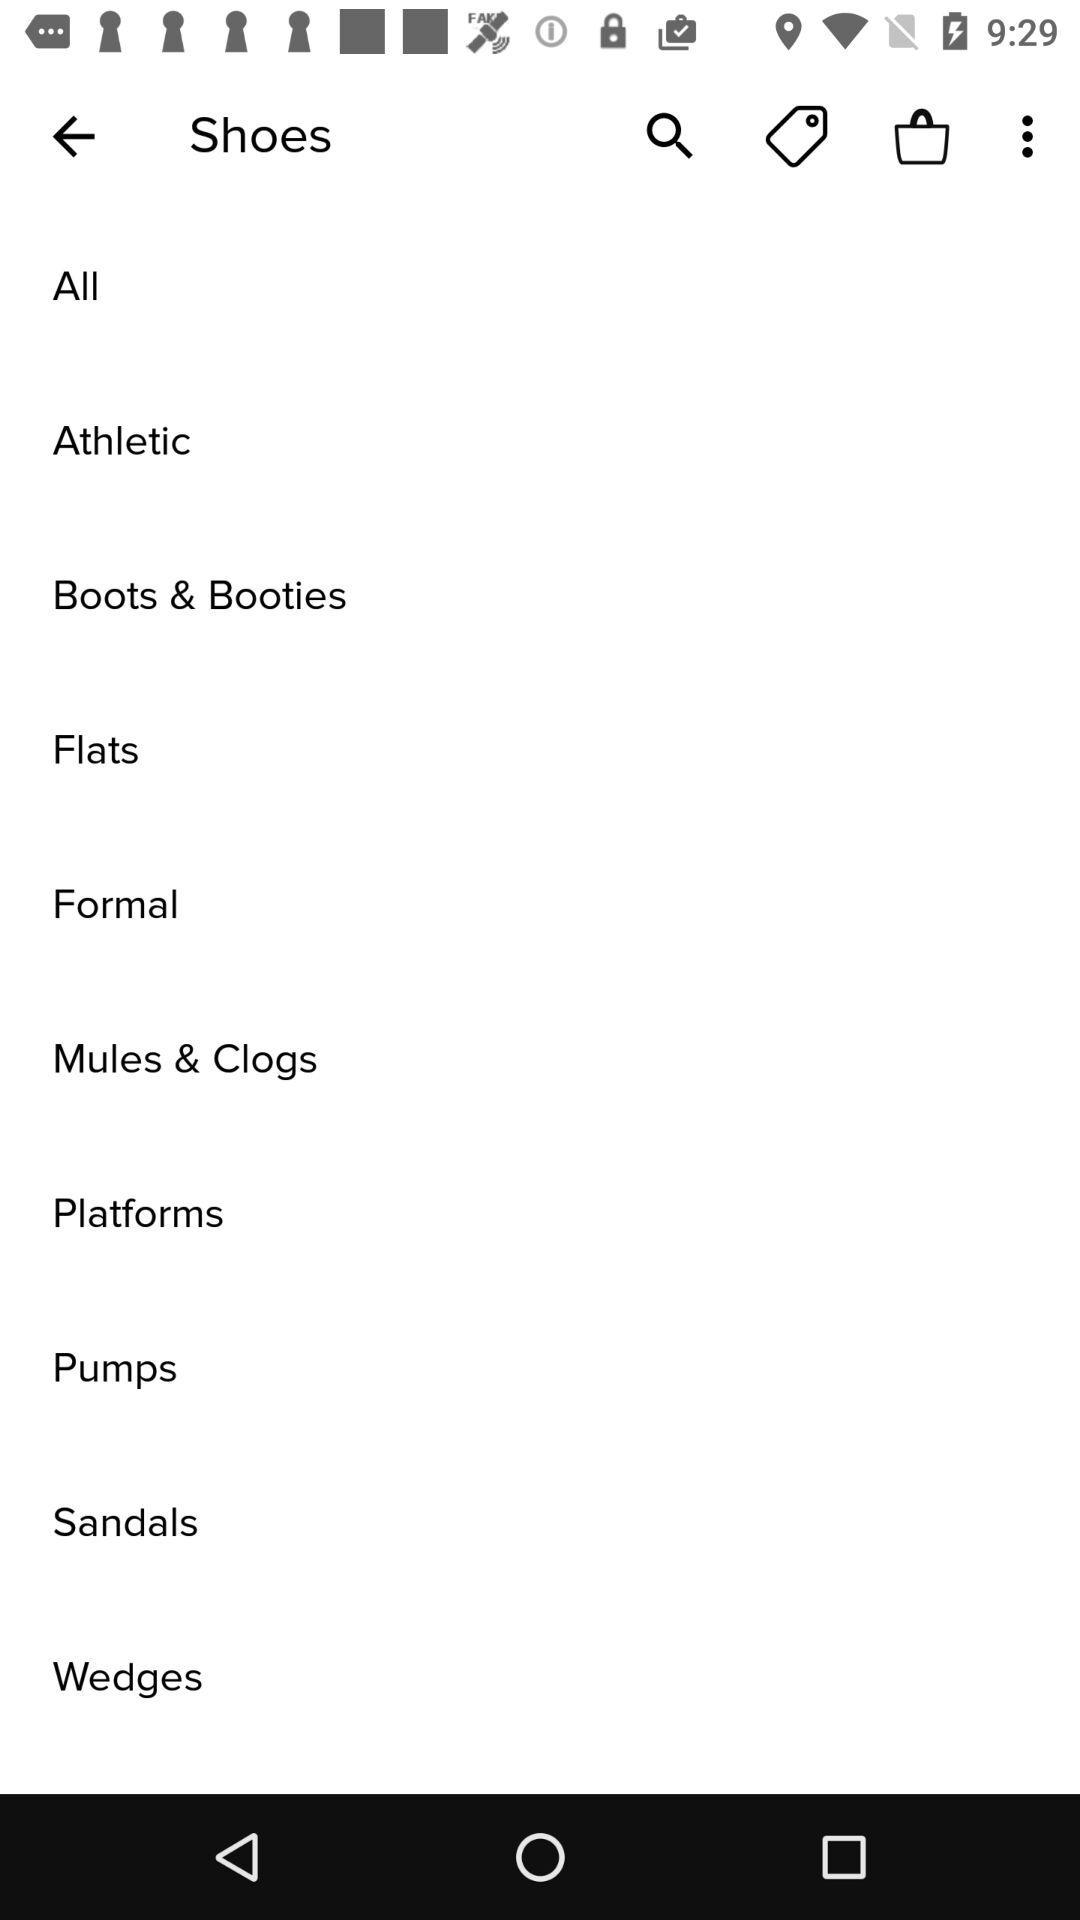  Describe the element at coordinates (540, 286) in the screenshot. I see `all icon` at that location.